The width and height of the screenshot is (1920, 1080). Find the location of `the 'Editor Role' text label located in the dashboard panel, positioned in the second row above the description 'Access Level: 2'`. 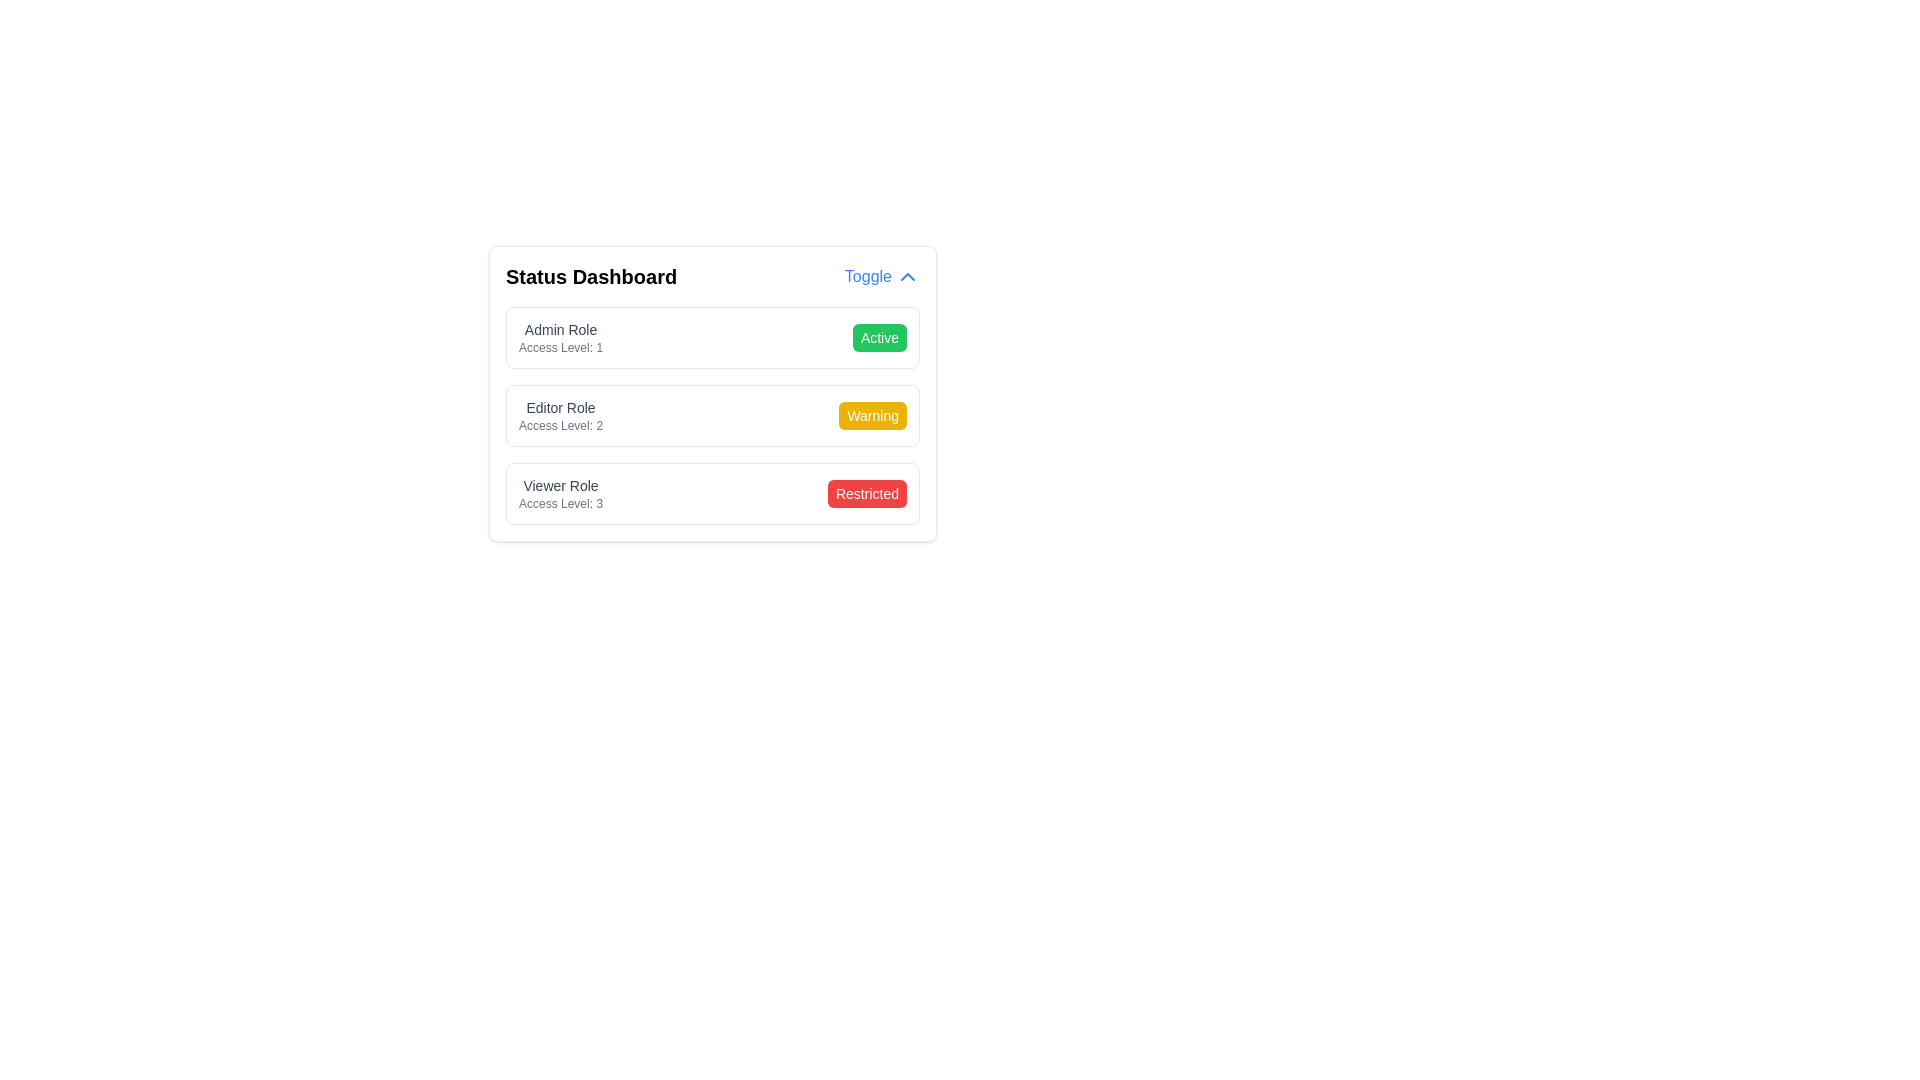

the 'Editor Role' text label located in the dashboard panel, positioned in the second row above the description 'Access Level: 2' is located at coordinates (560, 407).